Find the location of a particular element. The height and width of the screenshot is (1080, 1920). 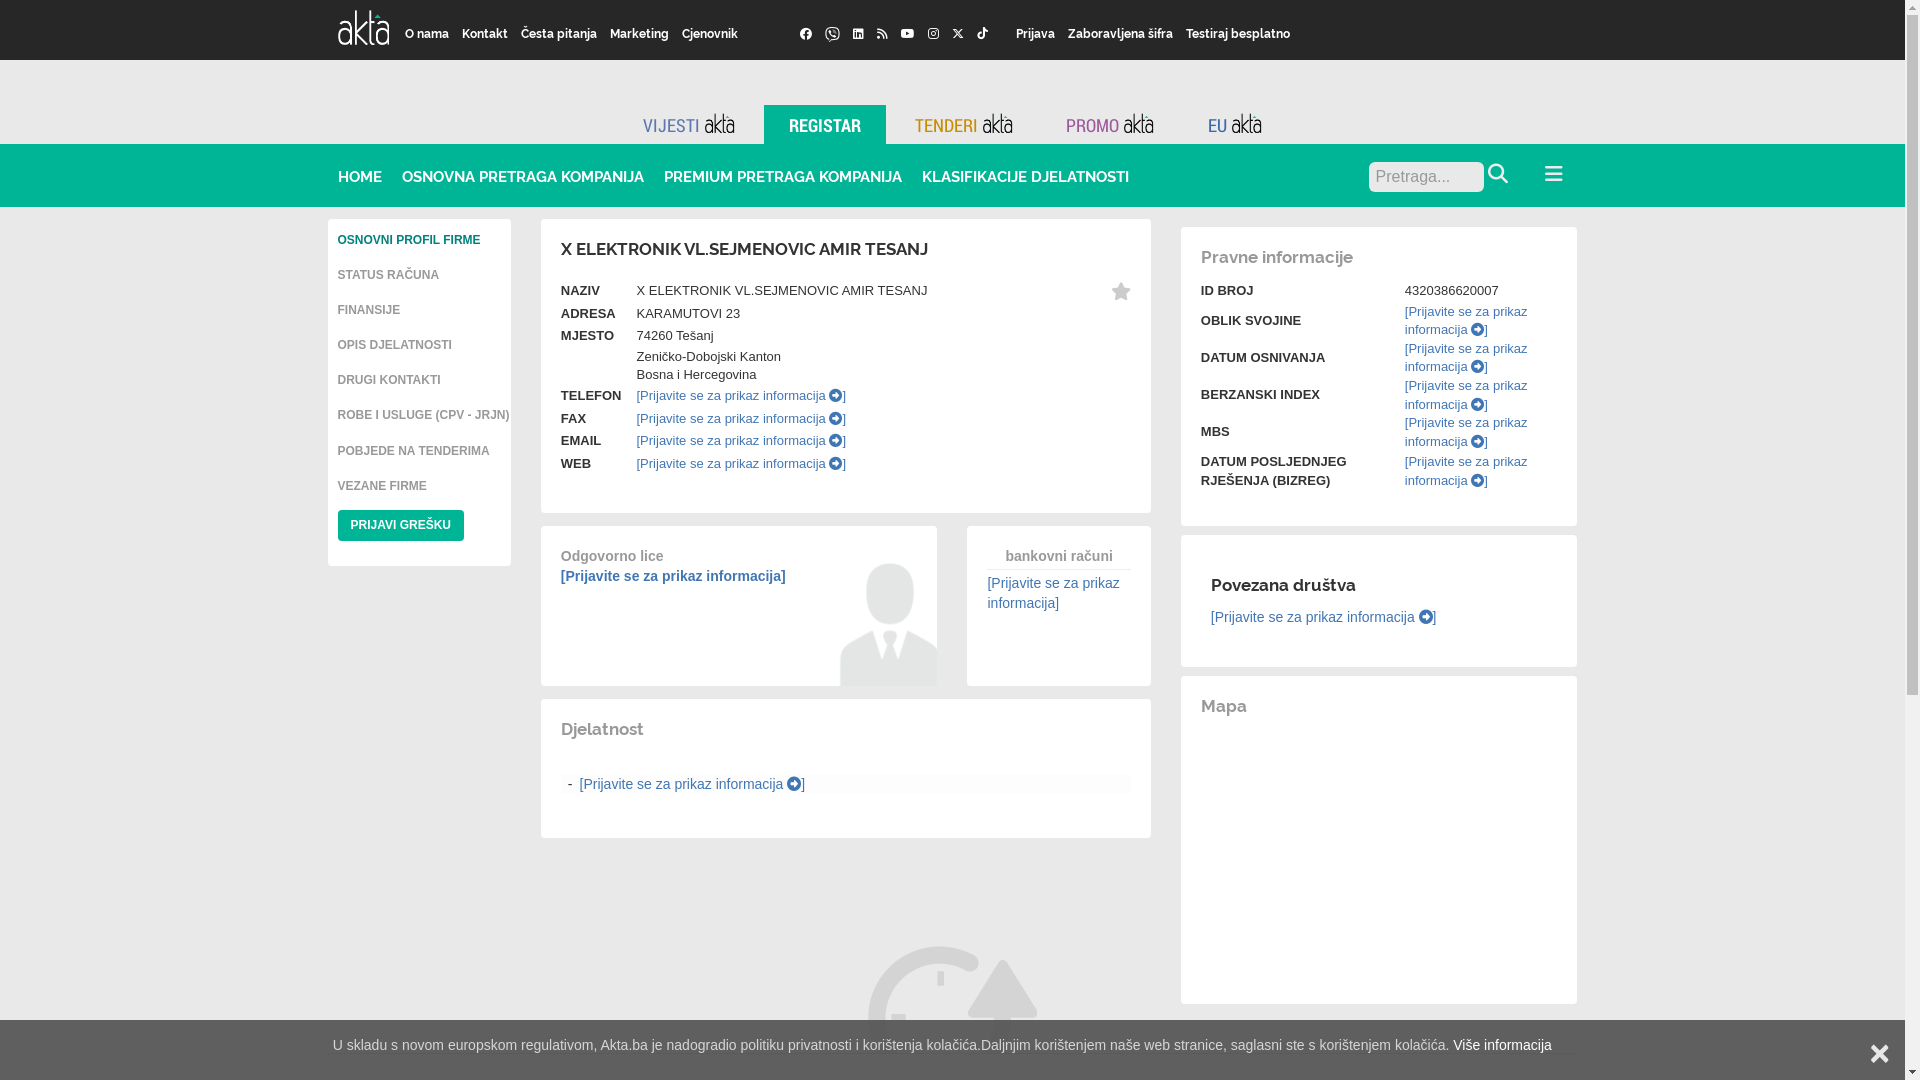

'POBJEDE NA TENDERIMA' is located at coordinates (412, 451).